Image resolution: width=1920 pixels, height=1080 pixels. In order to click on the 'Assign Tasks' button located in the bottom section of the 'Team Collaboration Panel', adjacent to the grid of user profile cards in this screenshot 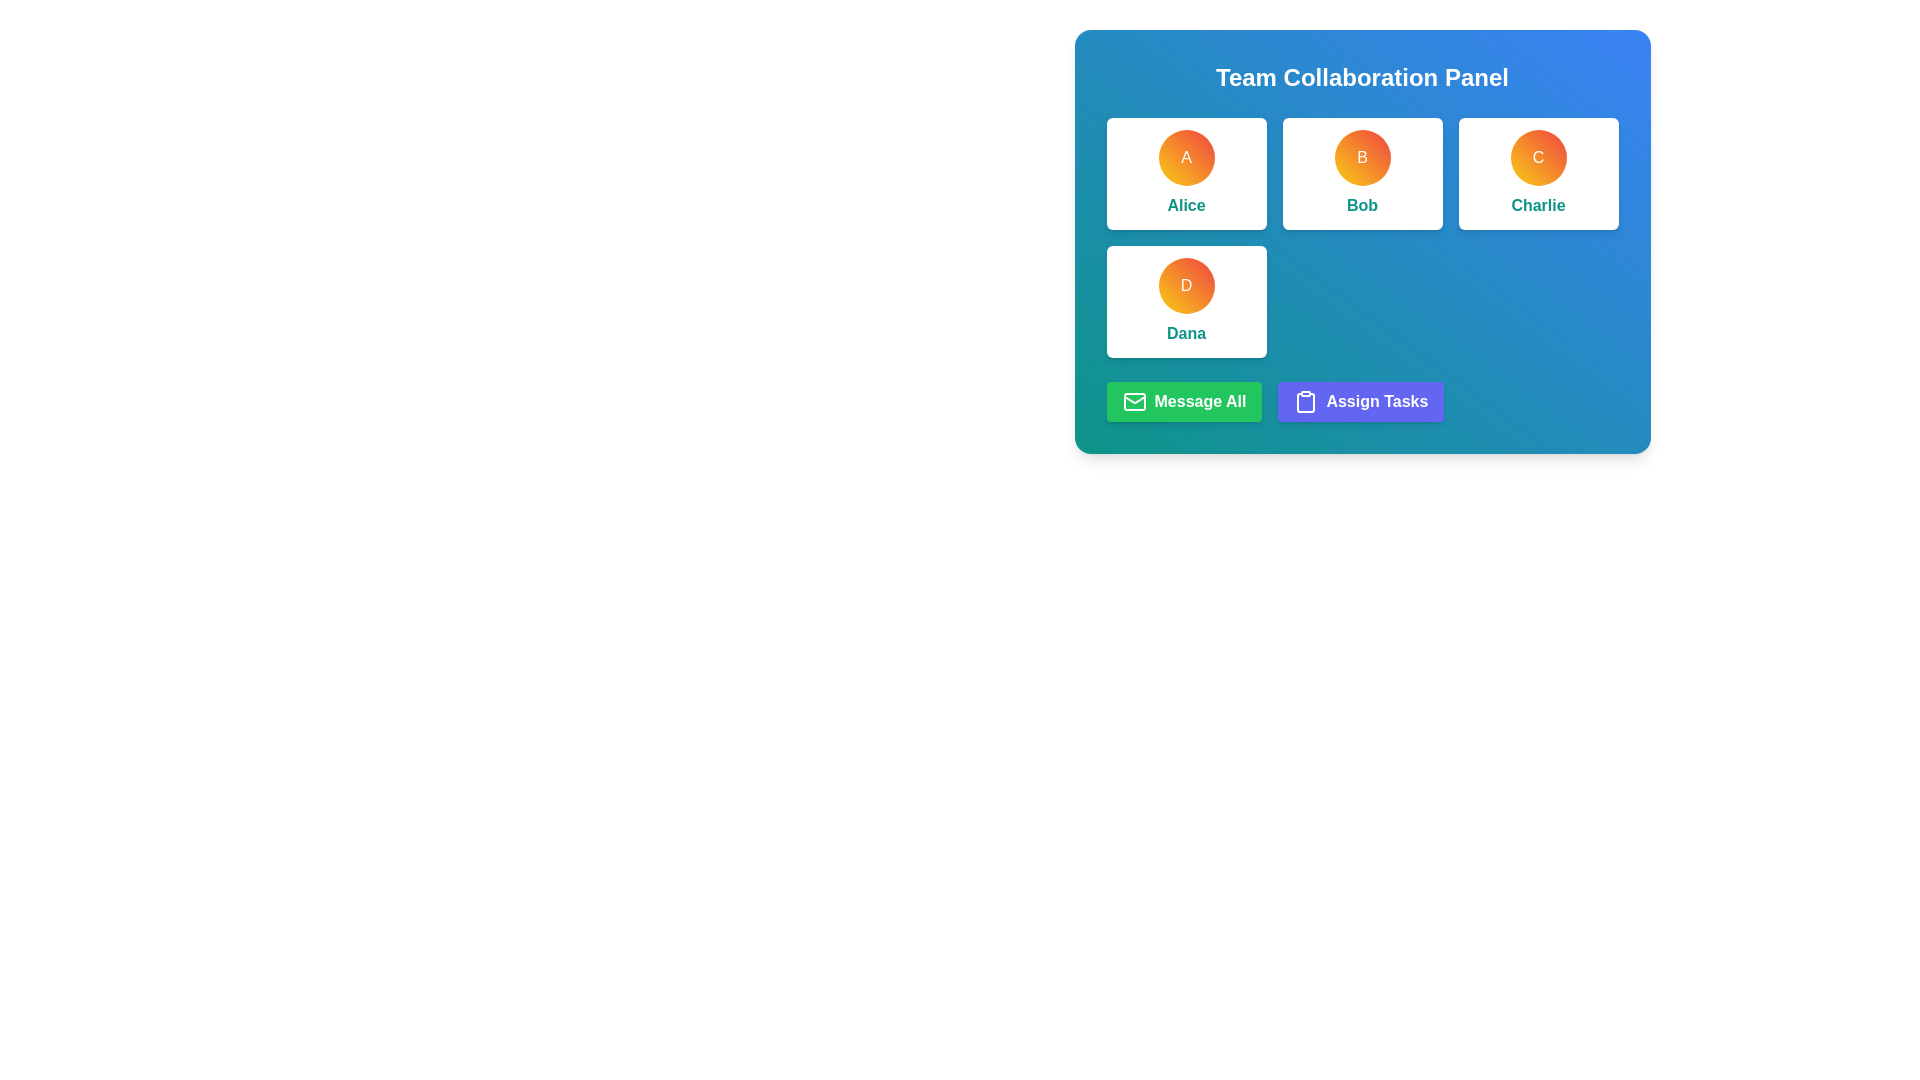, I will do `click(1361, 401)`.